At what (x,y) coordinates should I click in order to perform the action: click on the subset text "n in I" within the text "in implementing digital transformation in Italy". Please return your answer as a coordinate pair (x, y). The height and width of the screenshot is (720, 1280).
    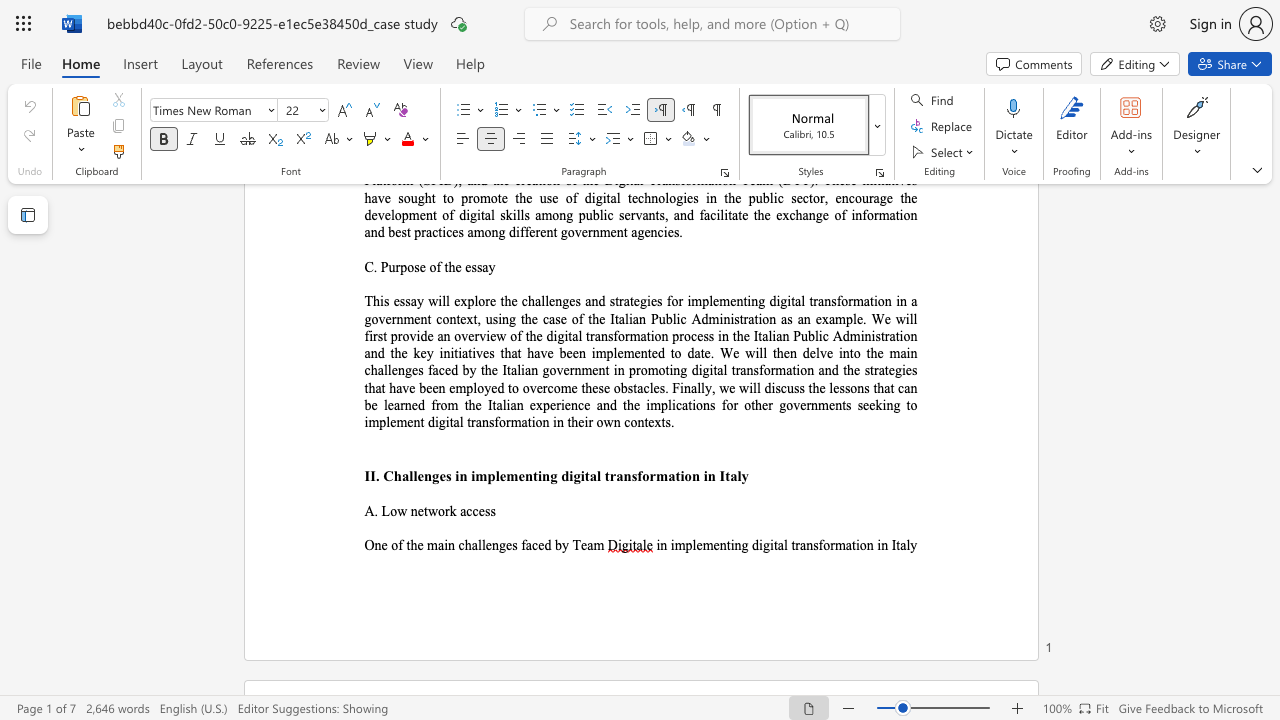
    Looking at the image, I should click on (866, 545).